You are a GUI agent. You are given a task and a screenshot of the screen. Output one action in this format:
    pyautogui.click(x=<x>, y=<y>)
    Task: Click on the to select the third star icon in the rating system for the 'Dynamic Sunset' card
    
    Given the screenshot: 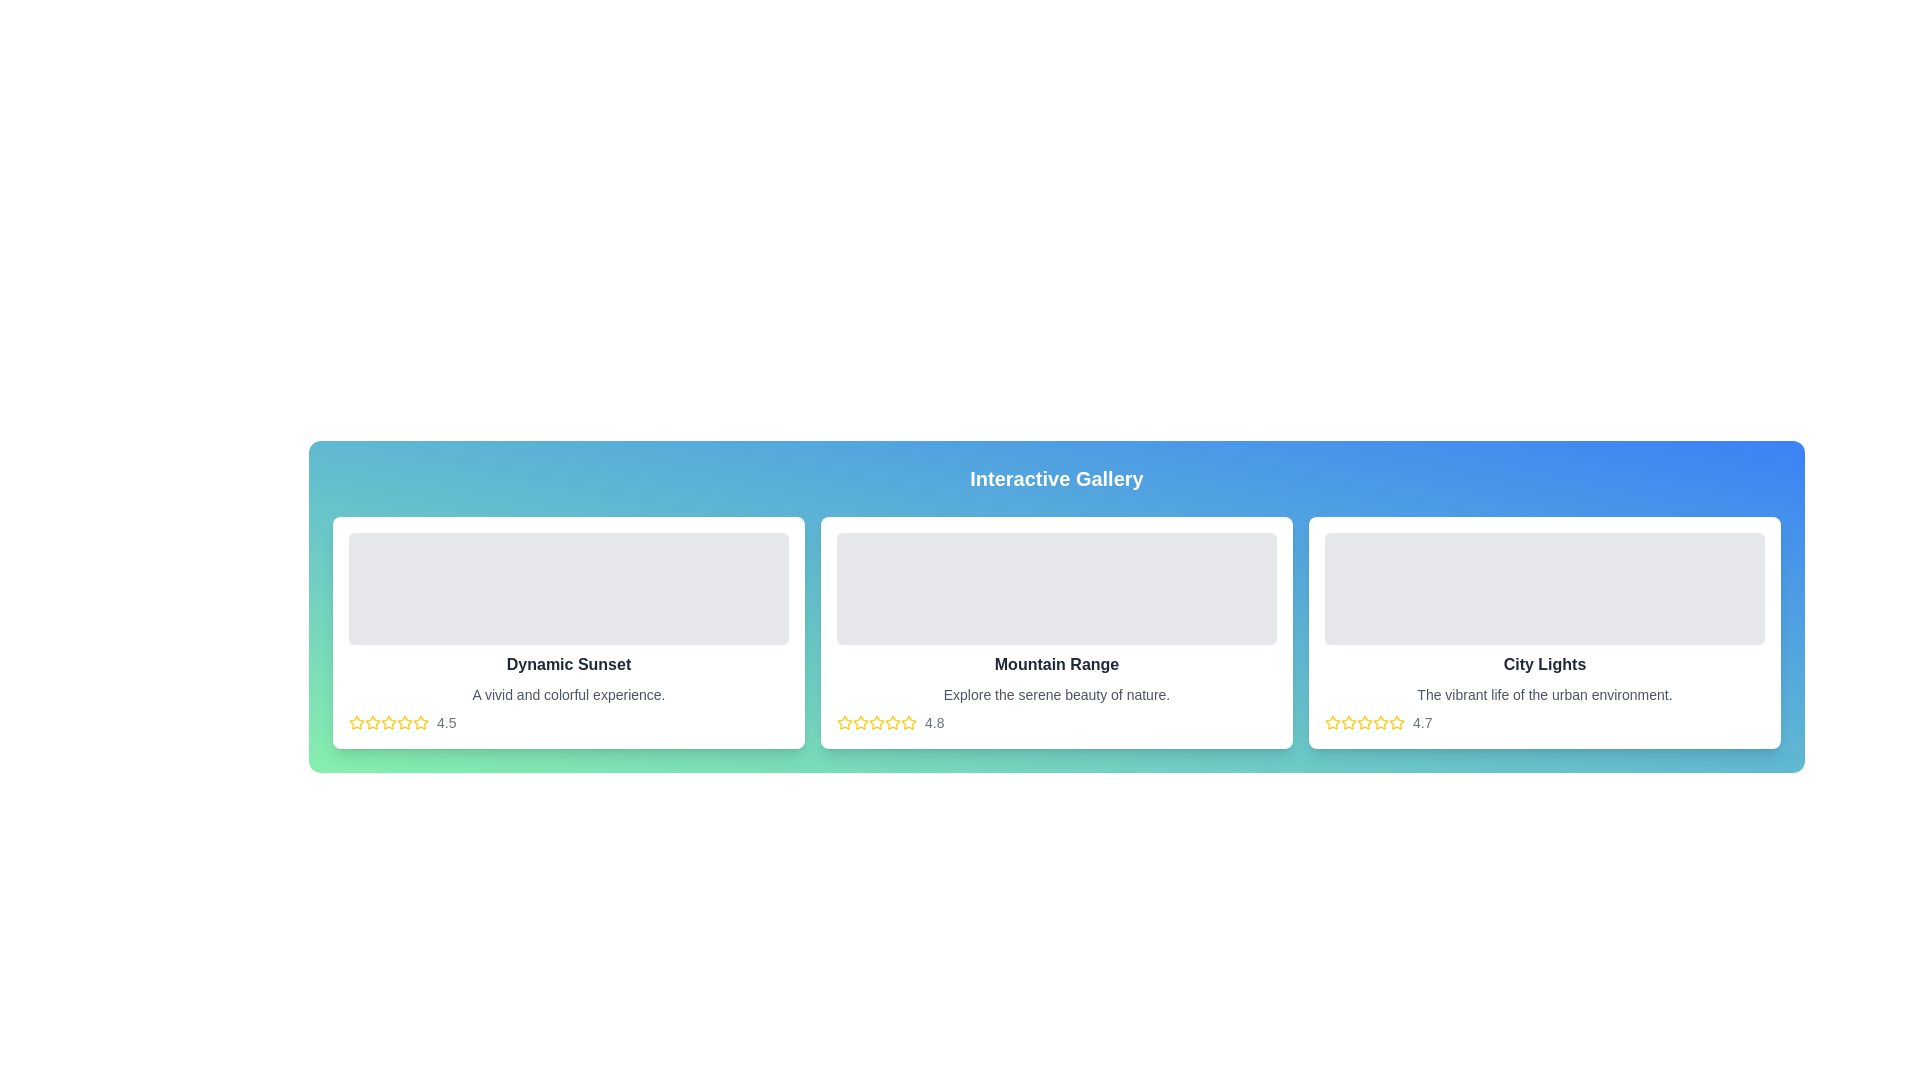 What is the action you would take?
    pyautogui.click(x=403, y=722)
    